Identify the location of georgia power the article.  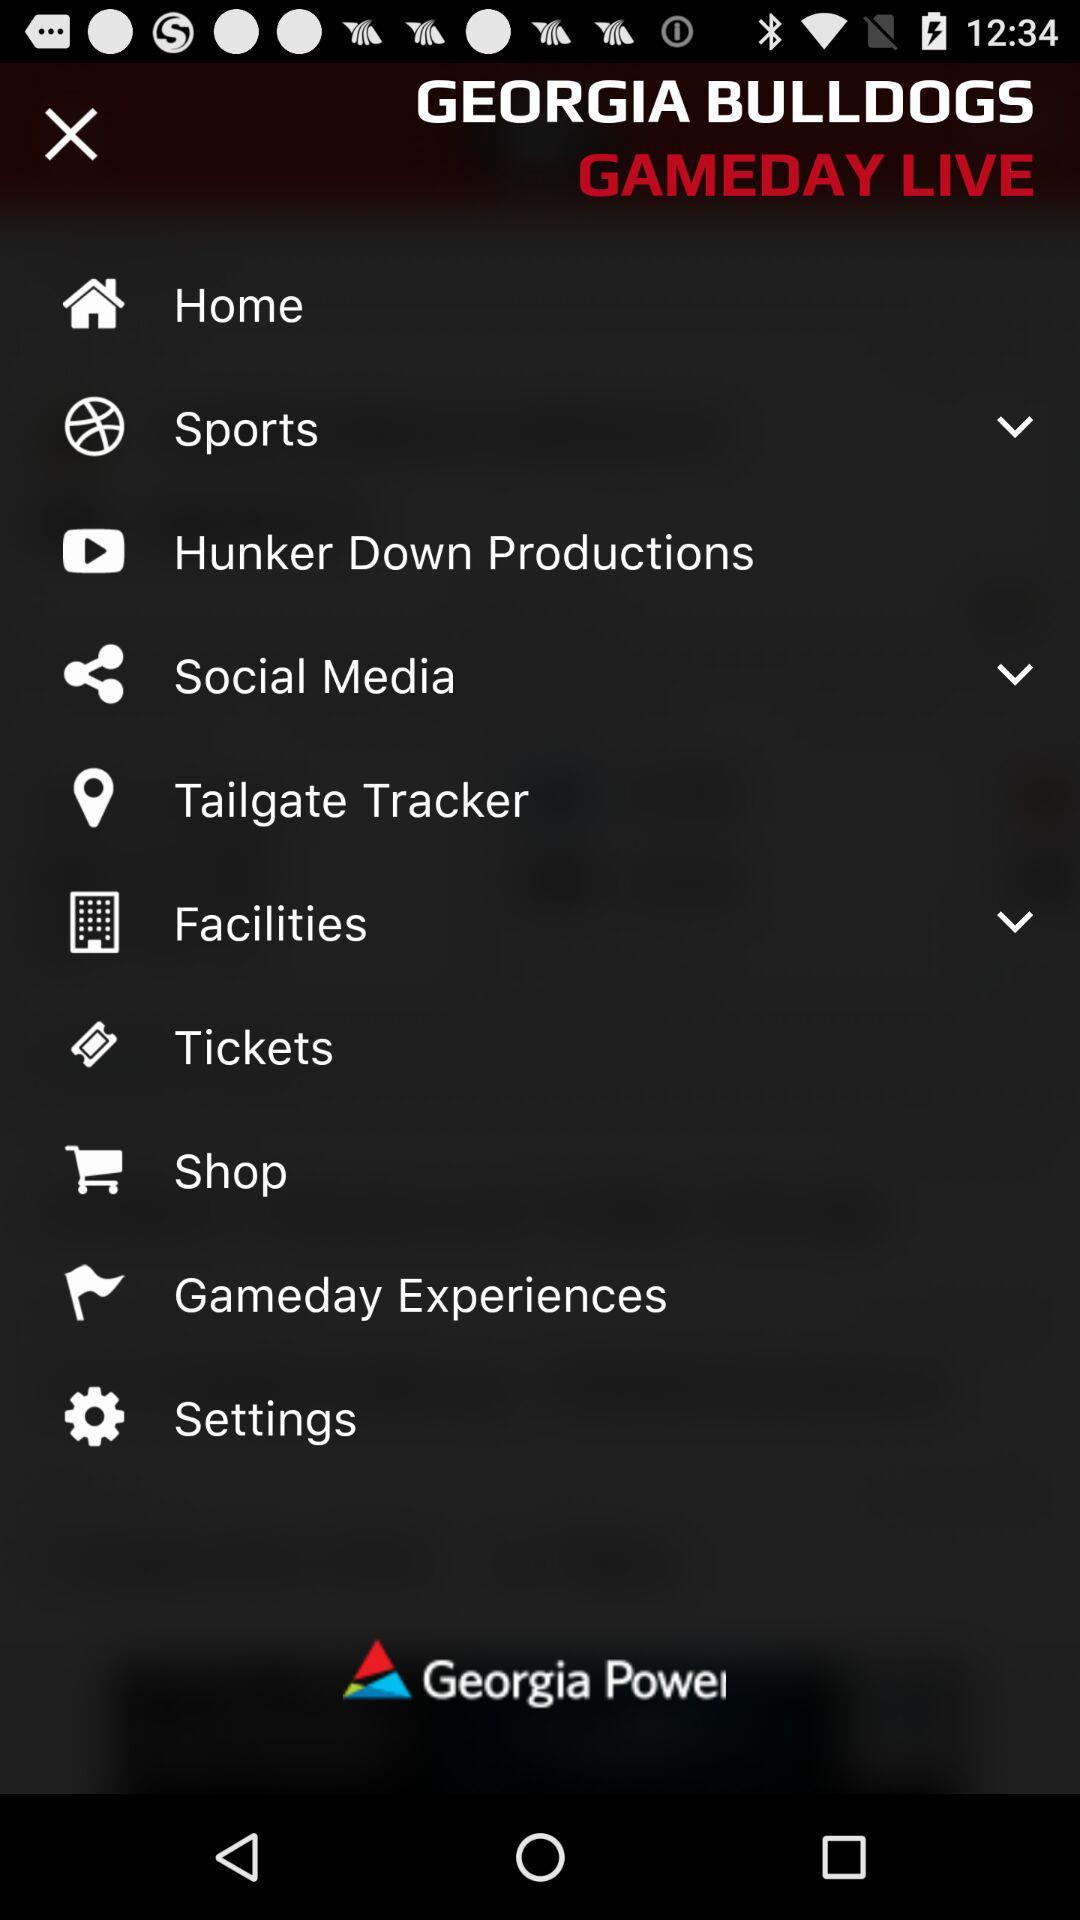
(538, 1675).